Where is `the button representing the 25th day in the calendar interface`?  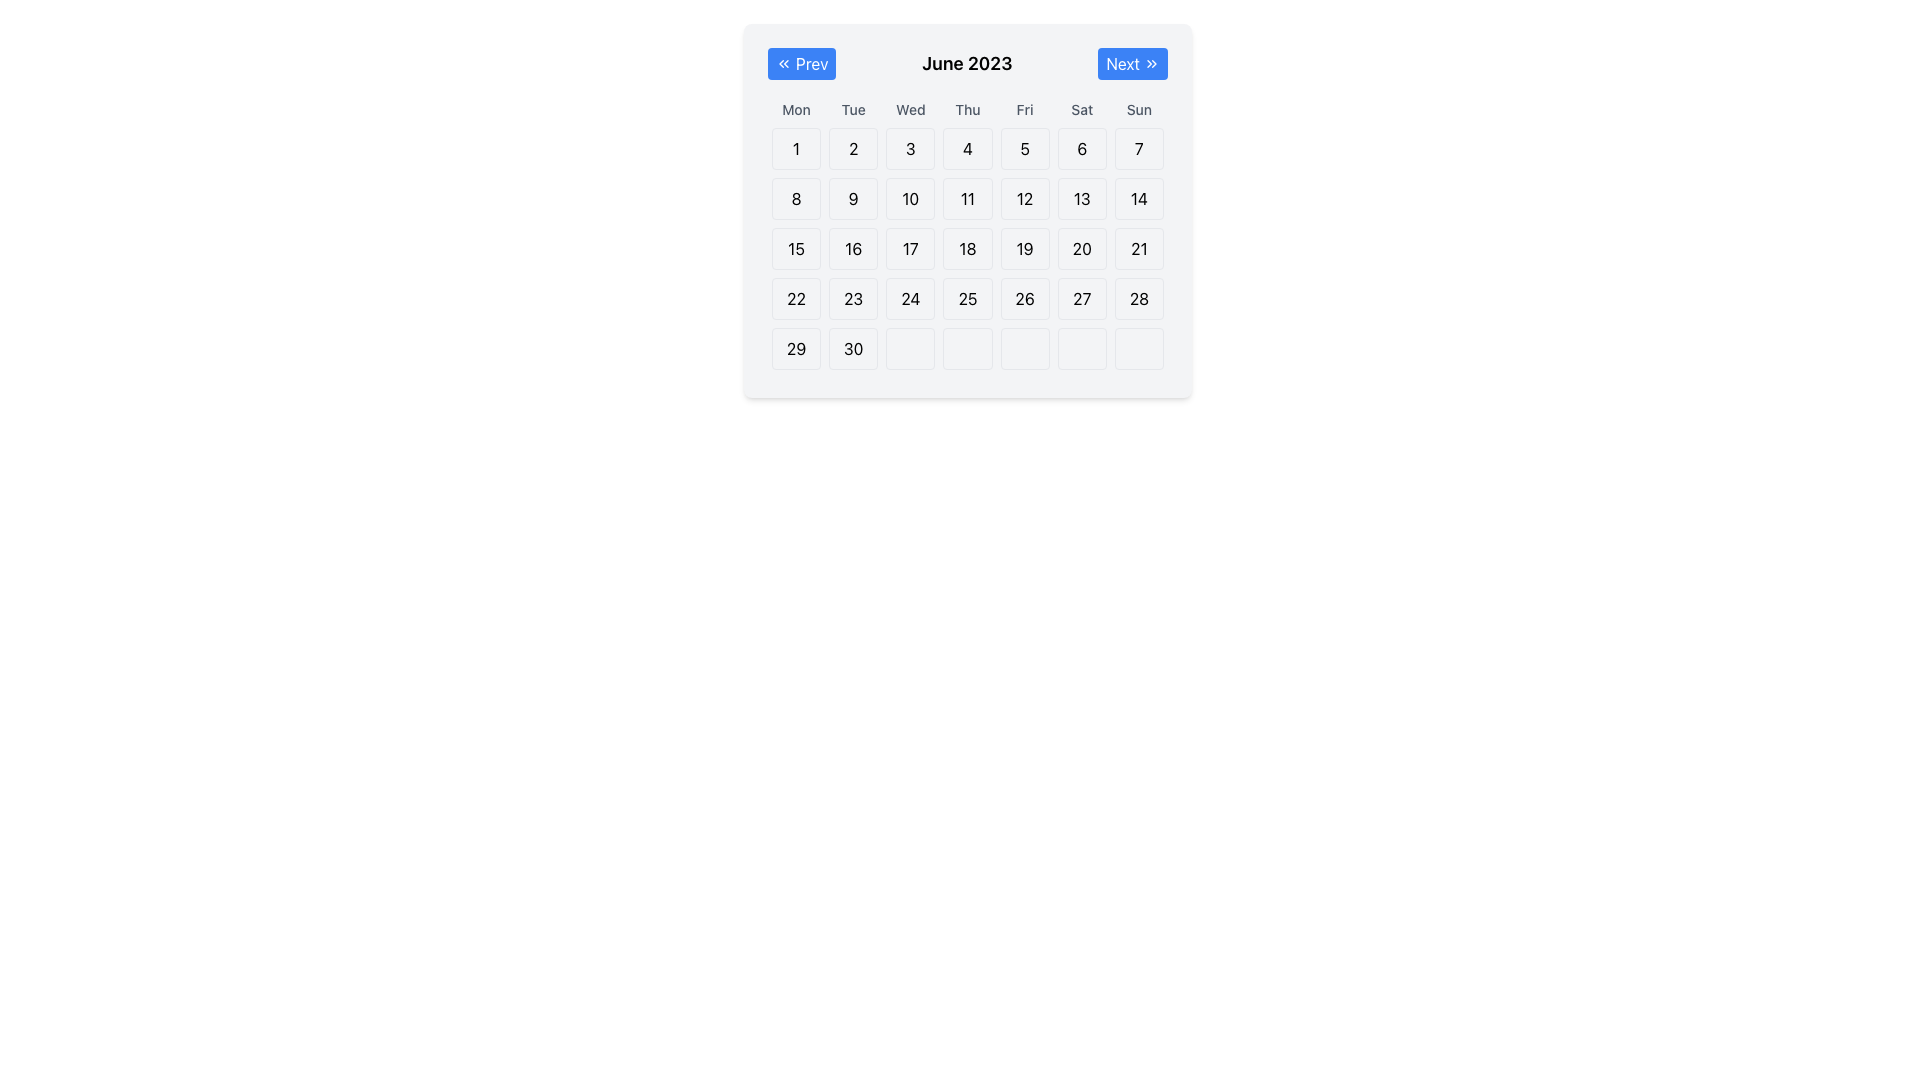 the button representing the 25th day in the calendar interface is located at coordinates (968, 299).